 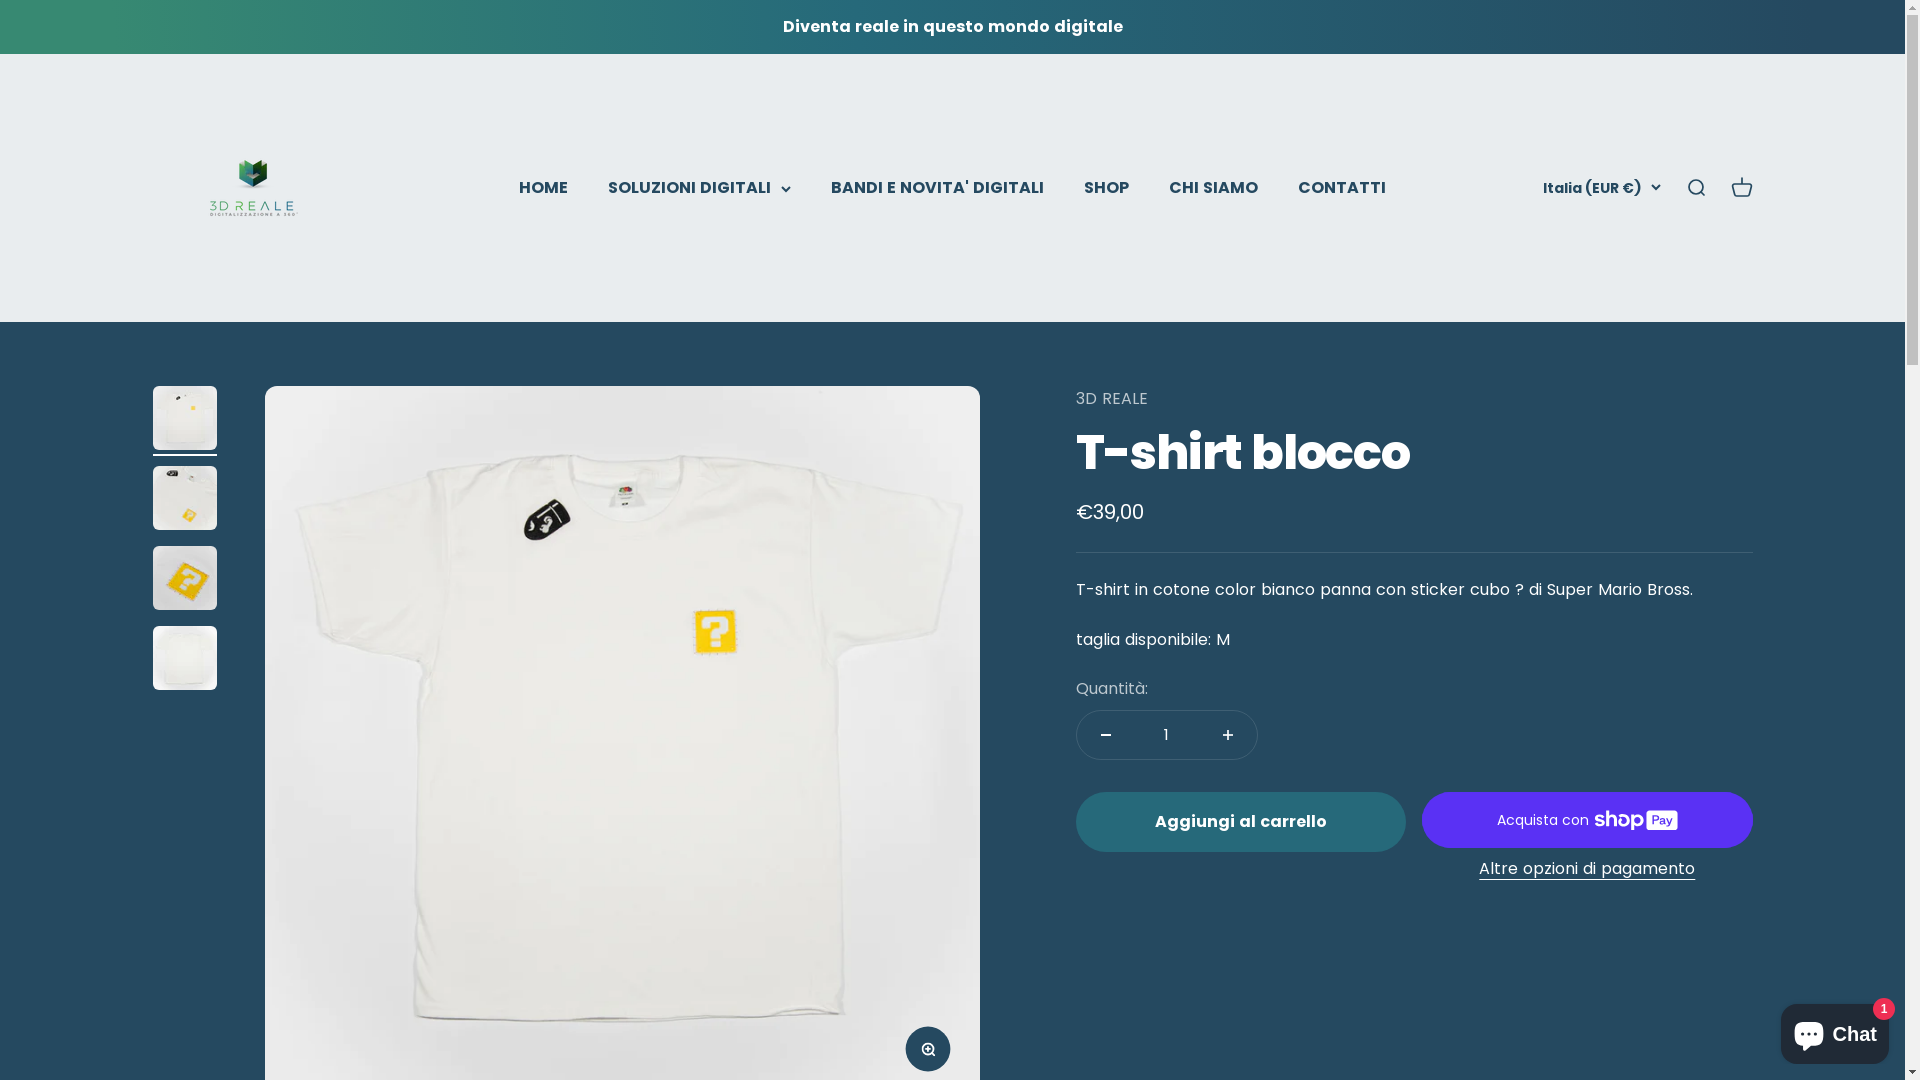 I want to click on 'Mostra il menu di ricerca', so click(x=1693, y=188).